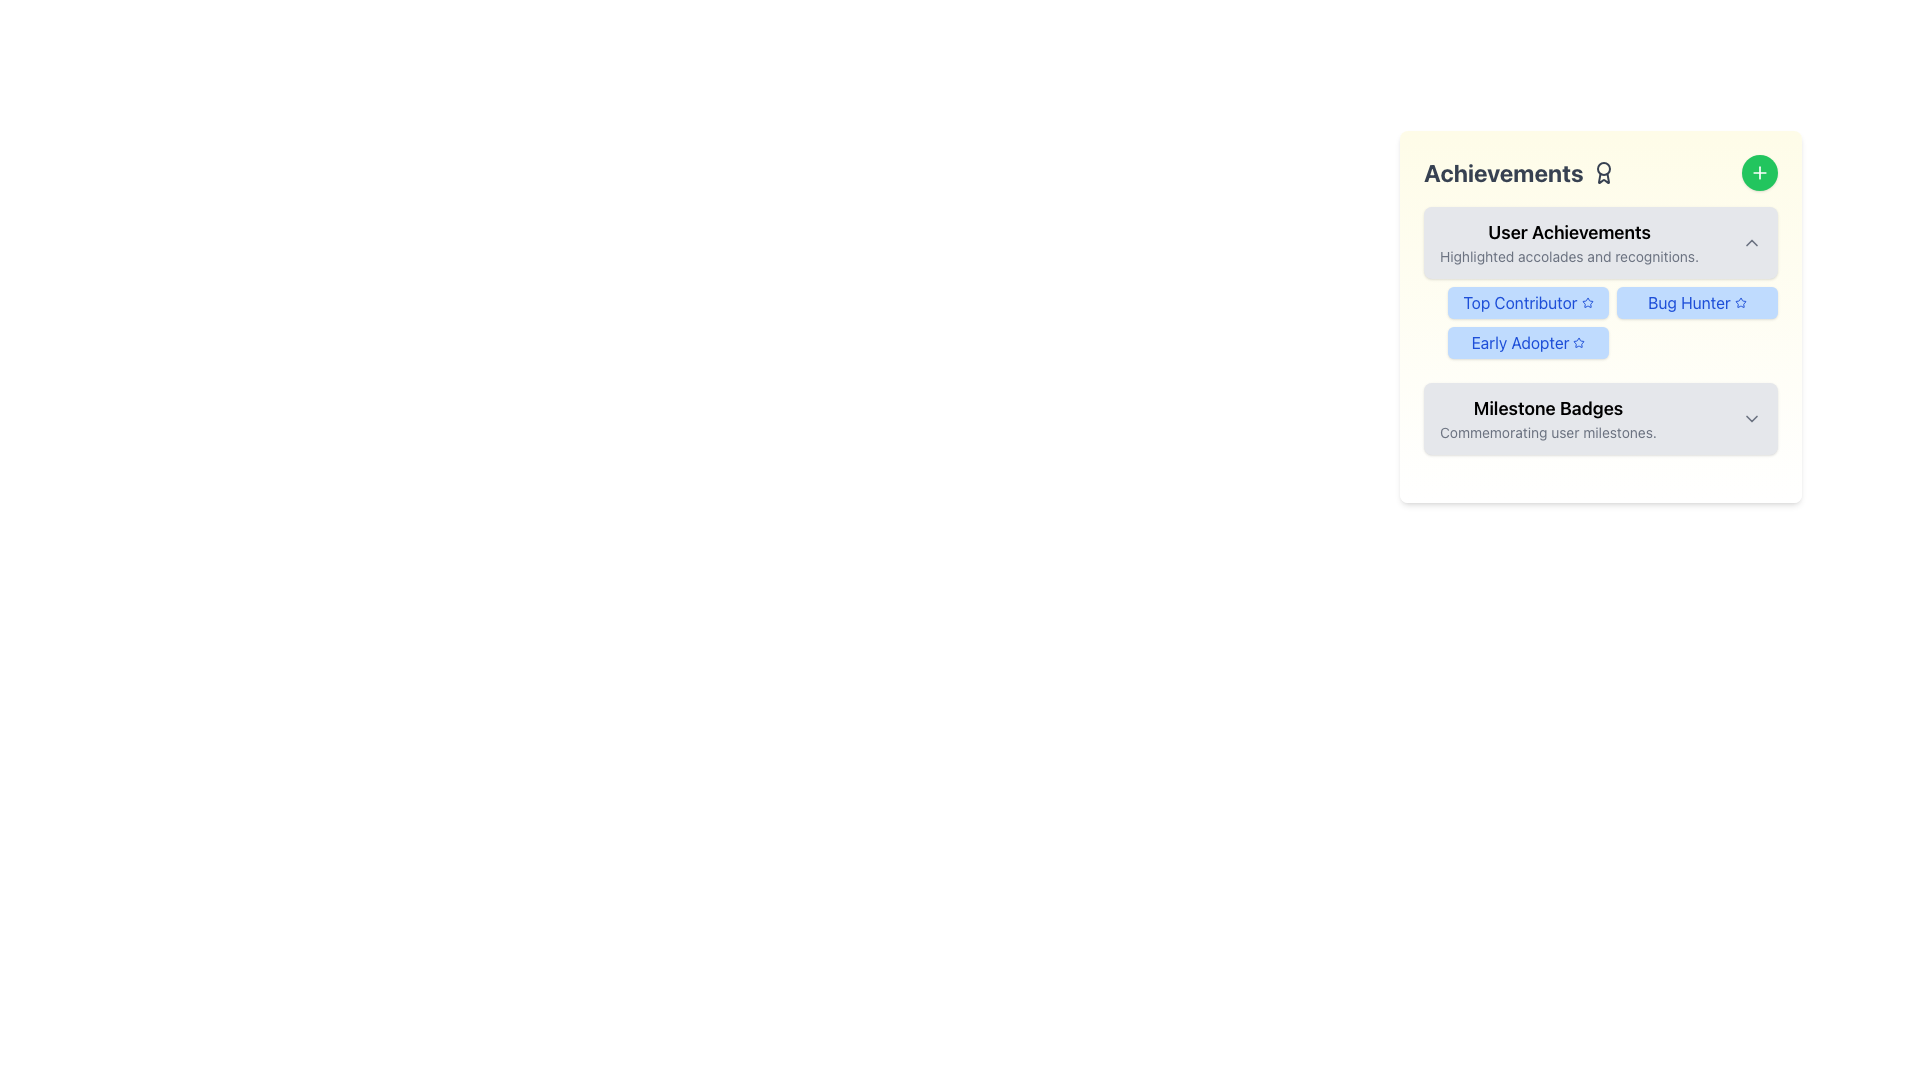  I want to click on the star icon next to the 'Bug Hunter' label in the 'User Achievements' section of the 'Achievements' card to indicate its achievement status, so click(1586, 302).